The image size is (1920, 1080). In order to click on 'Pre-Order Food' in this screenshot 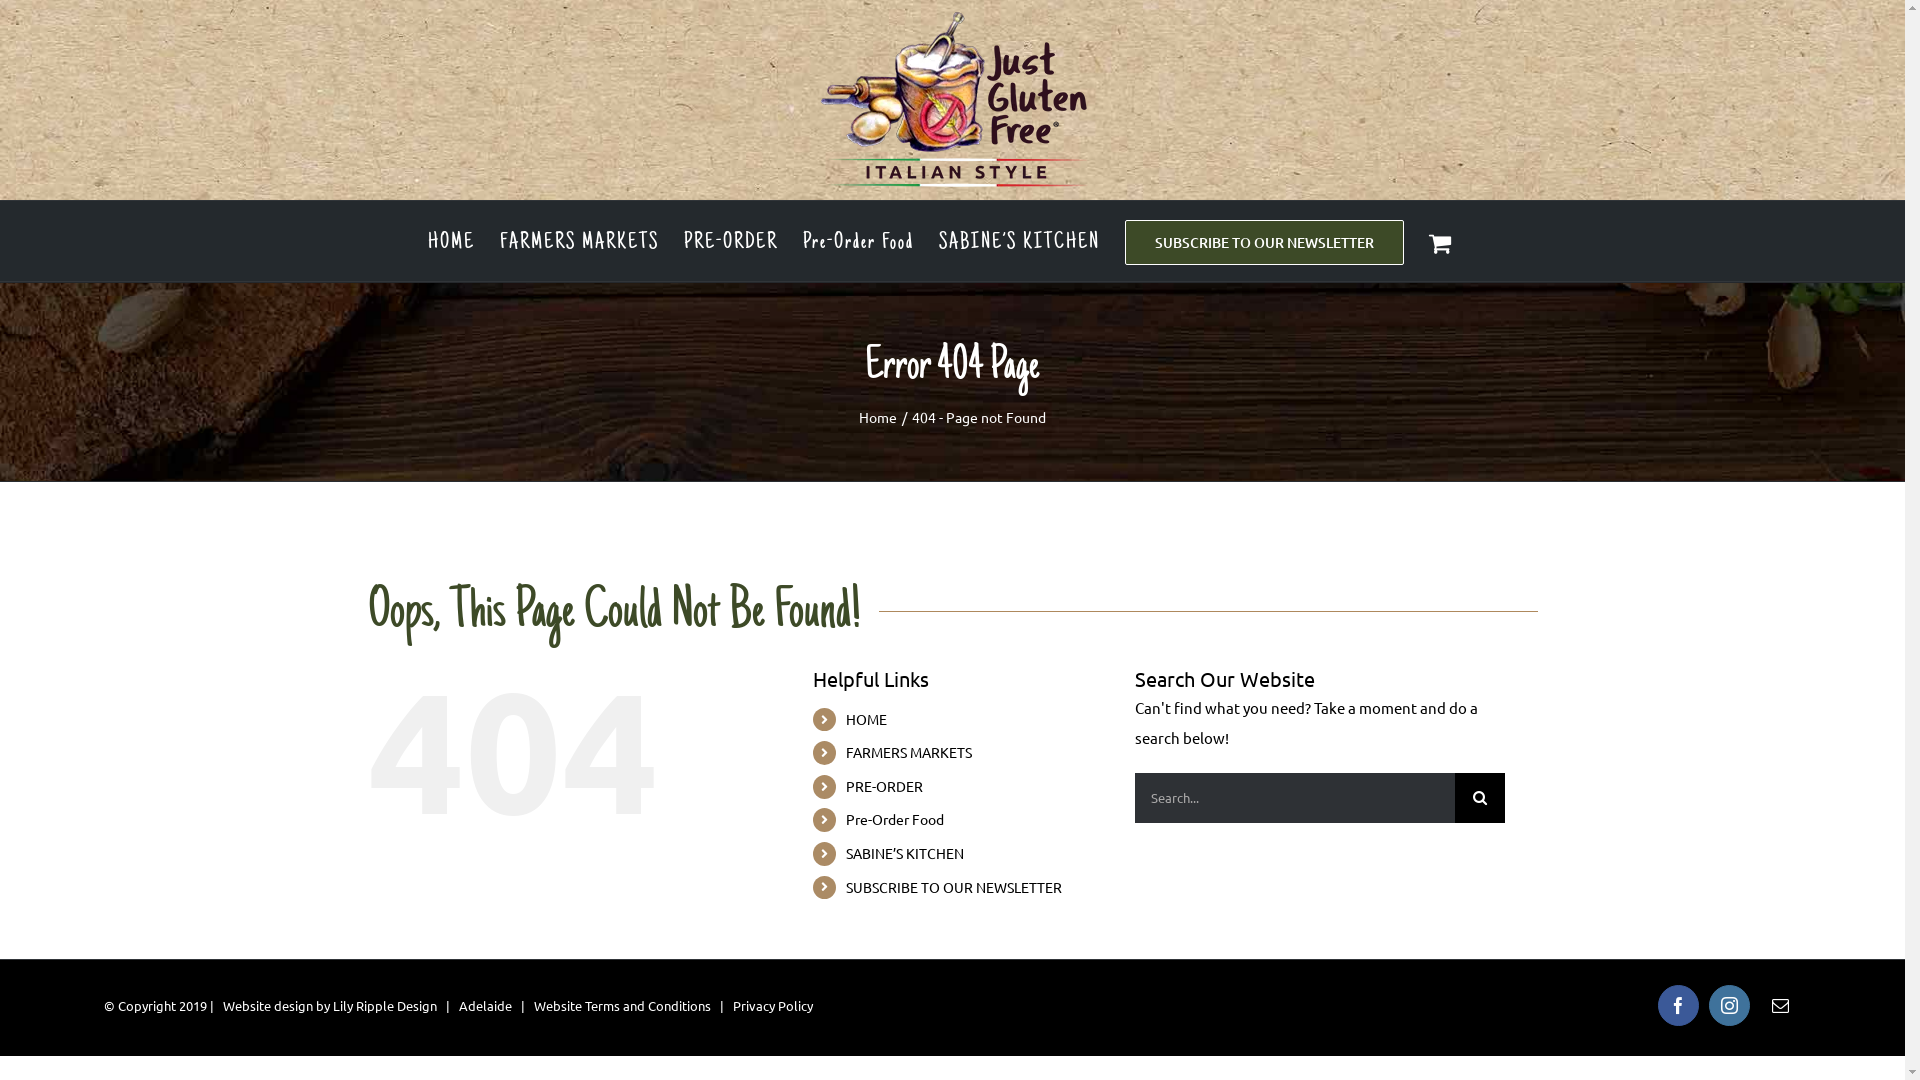, I will do `click(893, 818)`.